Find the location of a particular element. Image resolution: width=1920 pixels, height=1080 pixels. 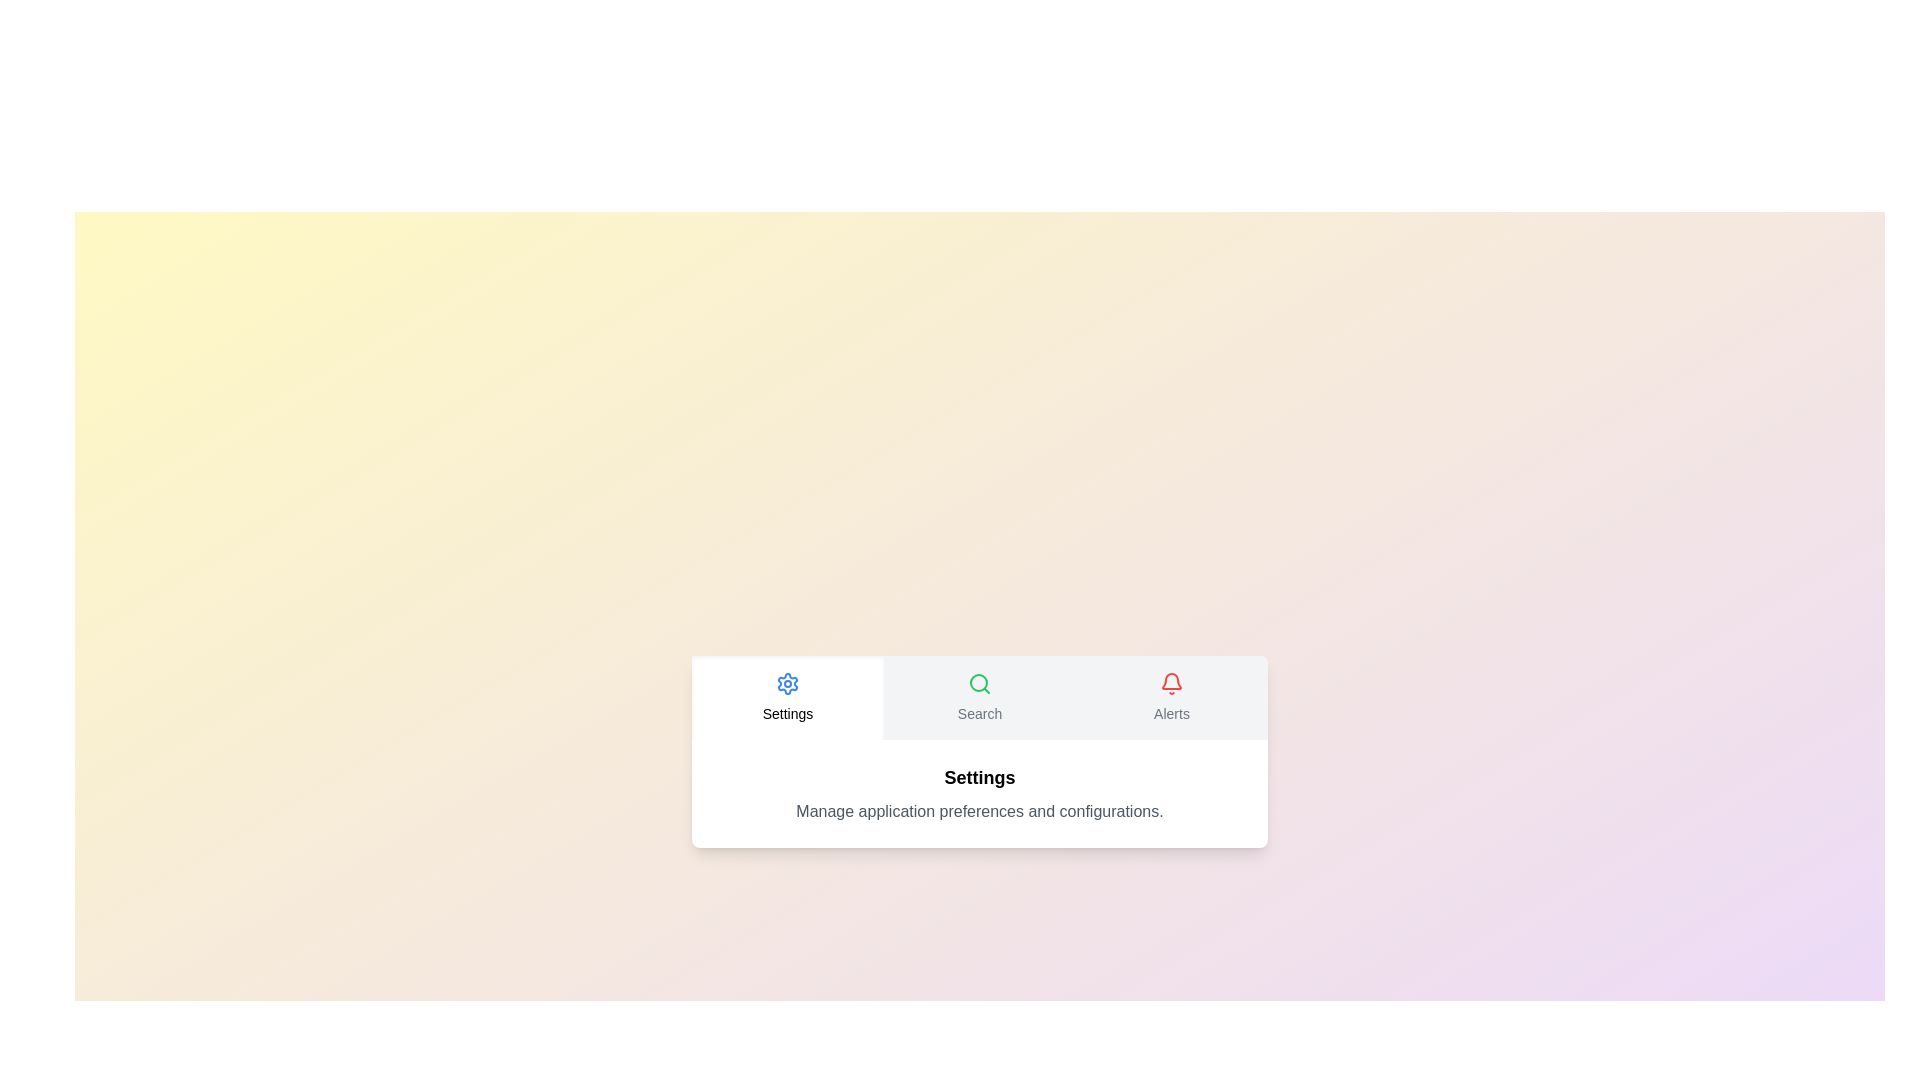

the tab labeled Search to change the active tab is located at coordinates (979, 697).